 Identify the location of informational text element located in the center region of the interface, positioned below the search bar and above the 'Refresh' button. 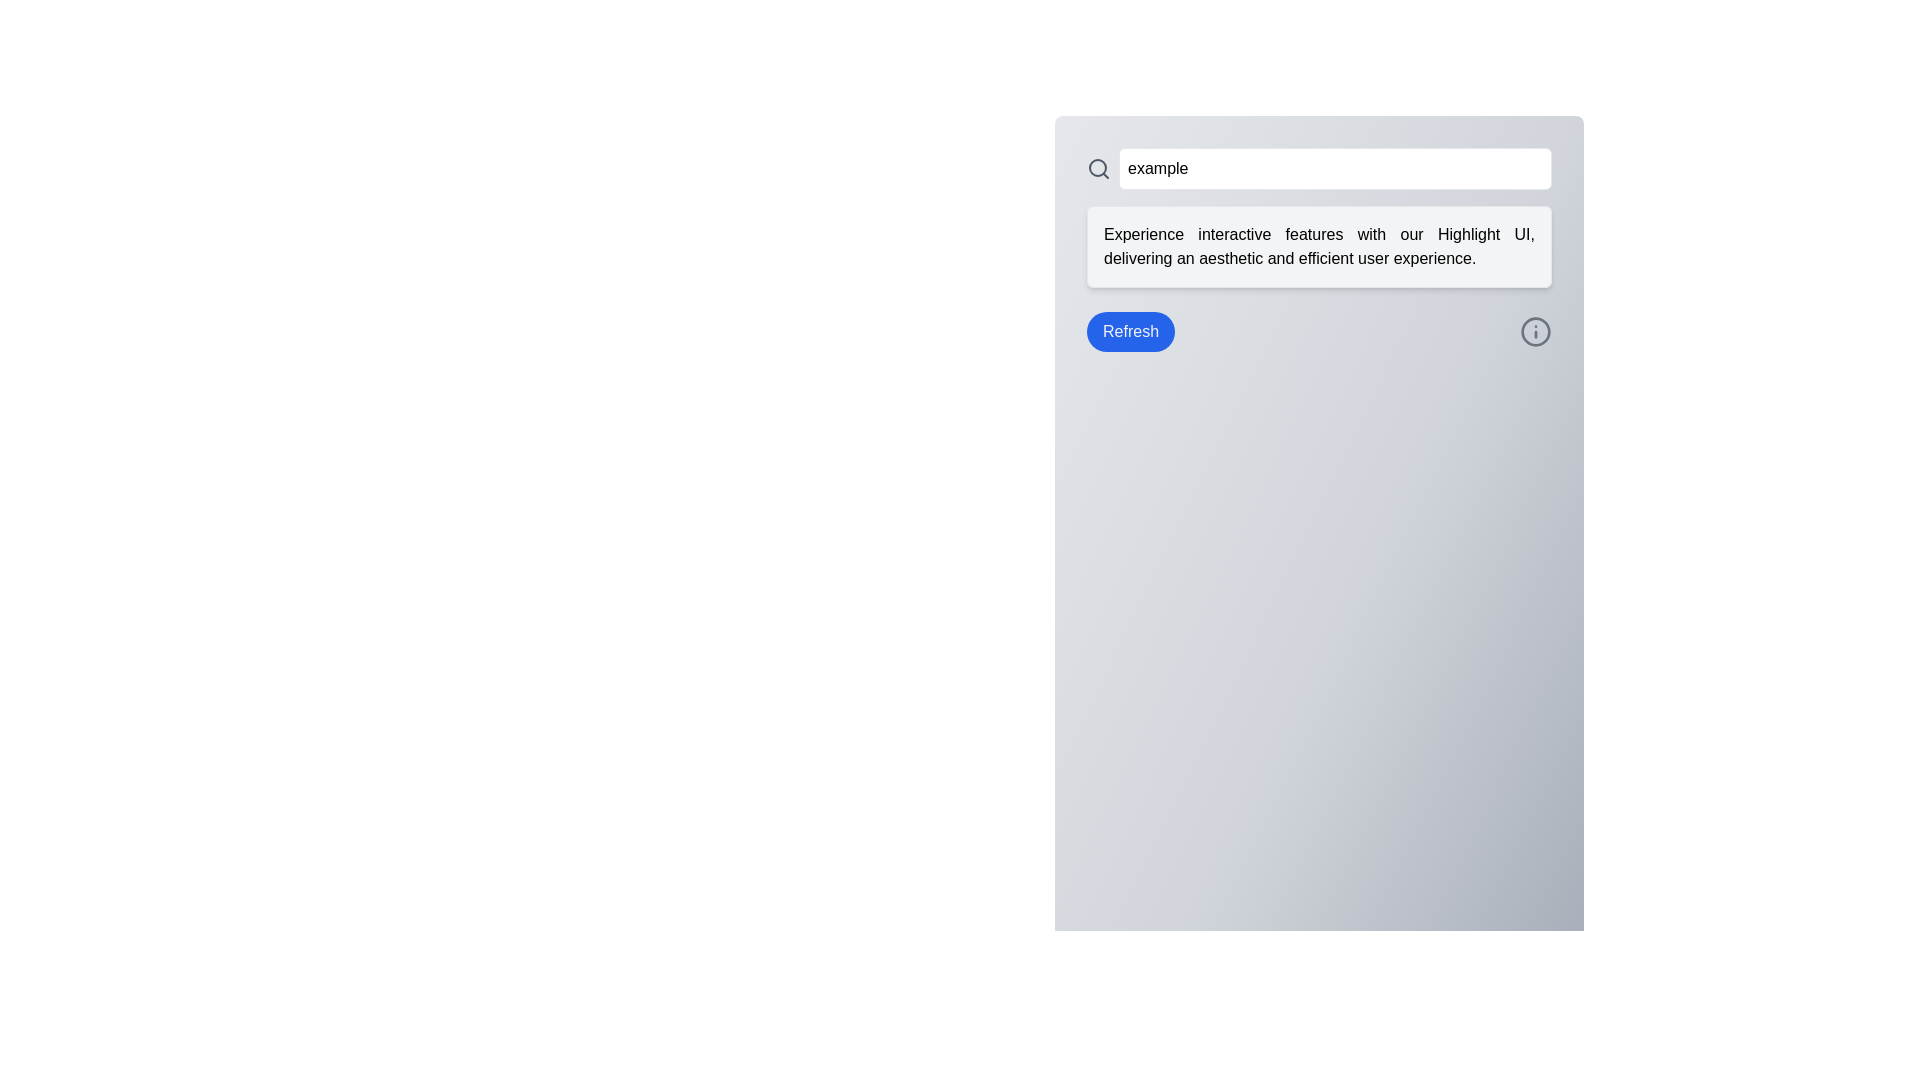
(1319, 245).